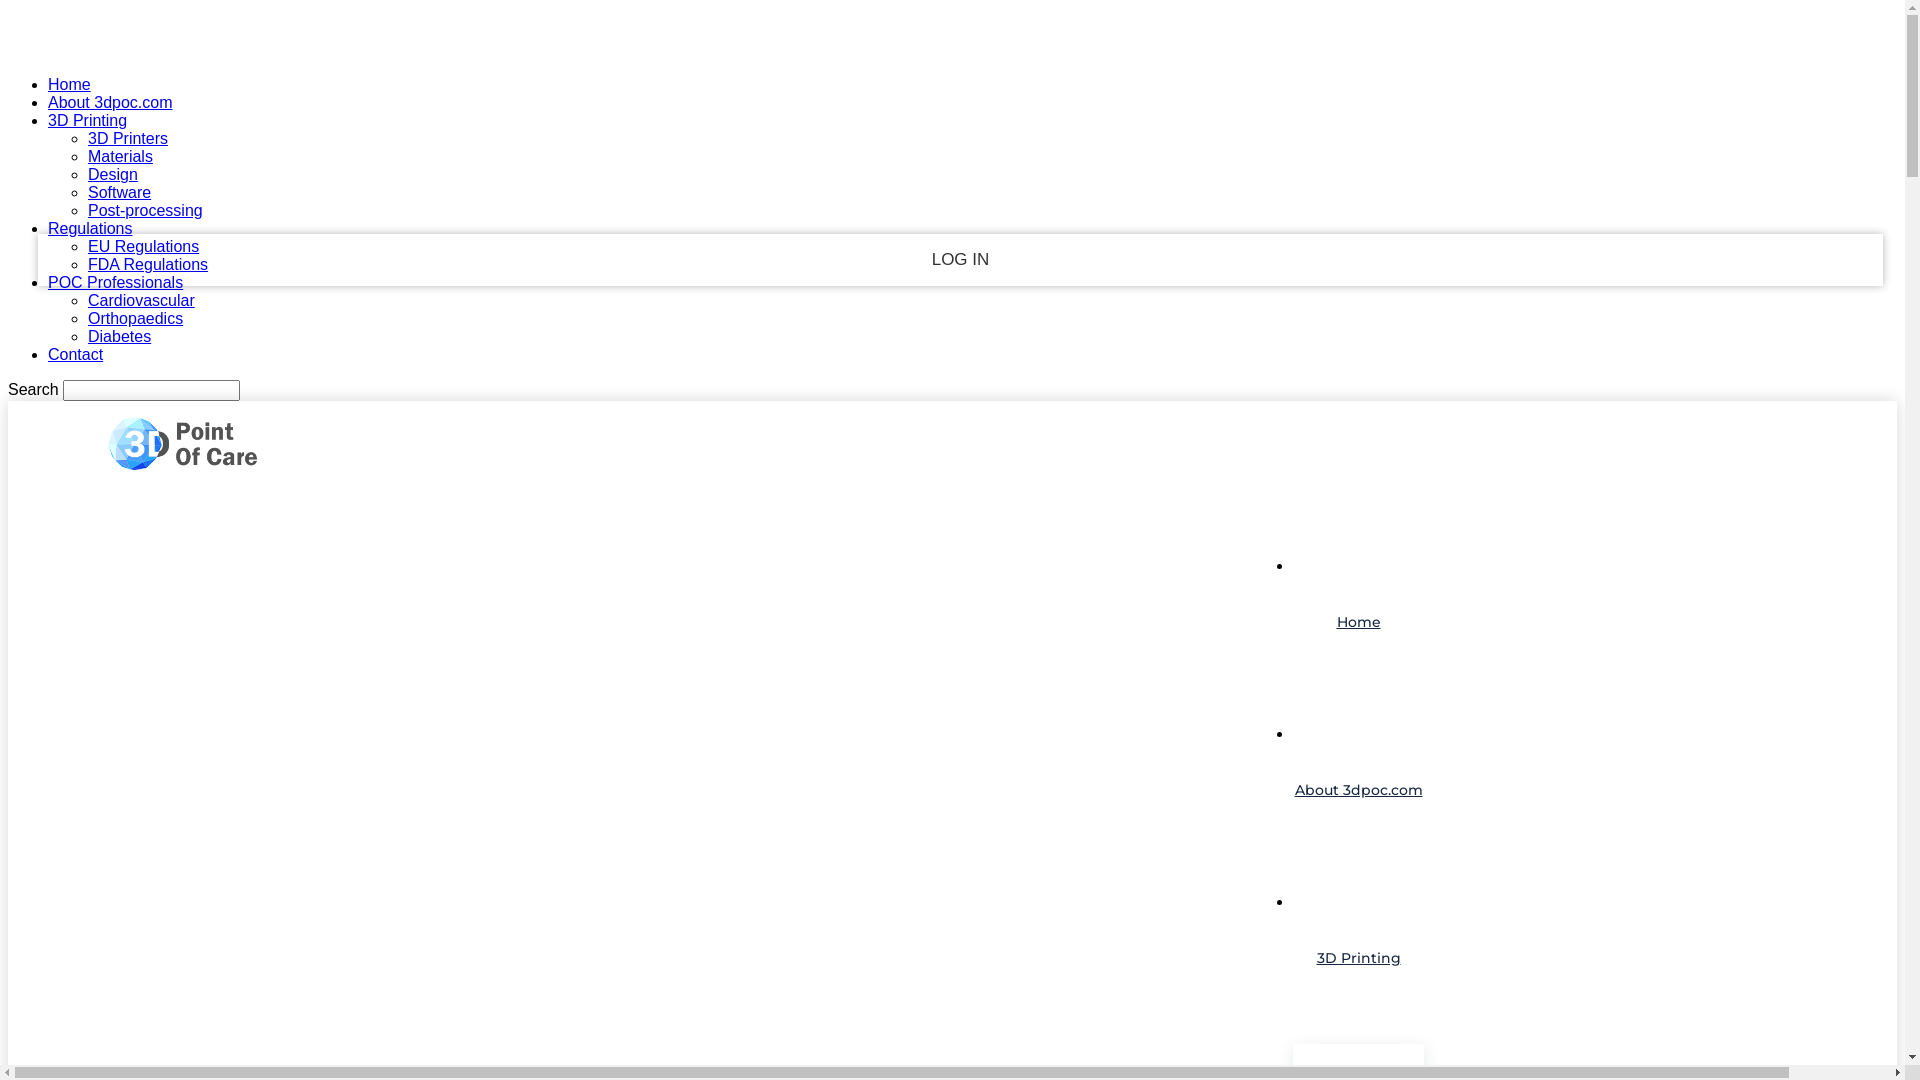 The image size is (1920, 1080). What do you see at coordinates (1358, 789) in the screenshot?
I see `'About 3dpoc.com'` at bounding box center [1358, 789].